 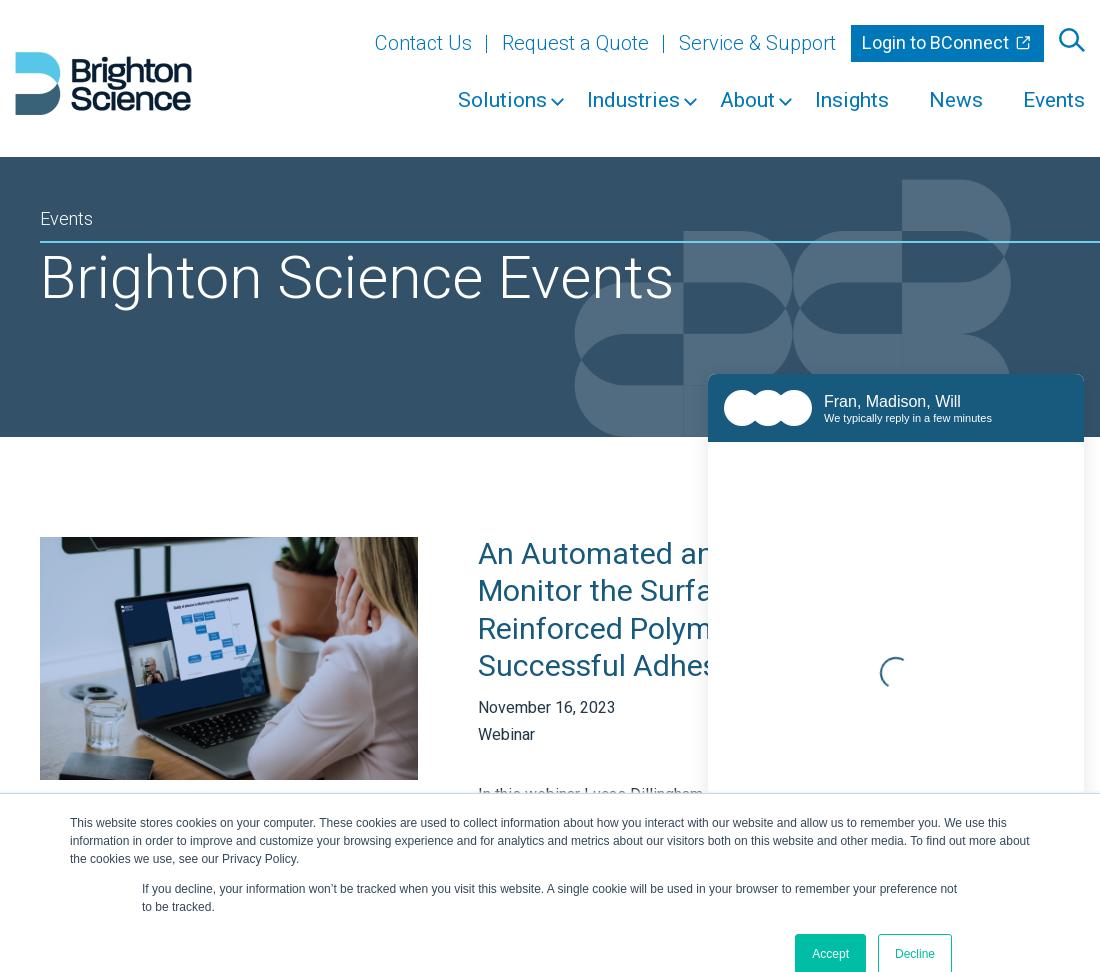 I want to click on 'Events', so click(x=39, y=218).